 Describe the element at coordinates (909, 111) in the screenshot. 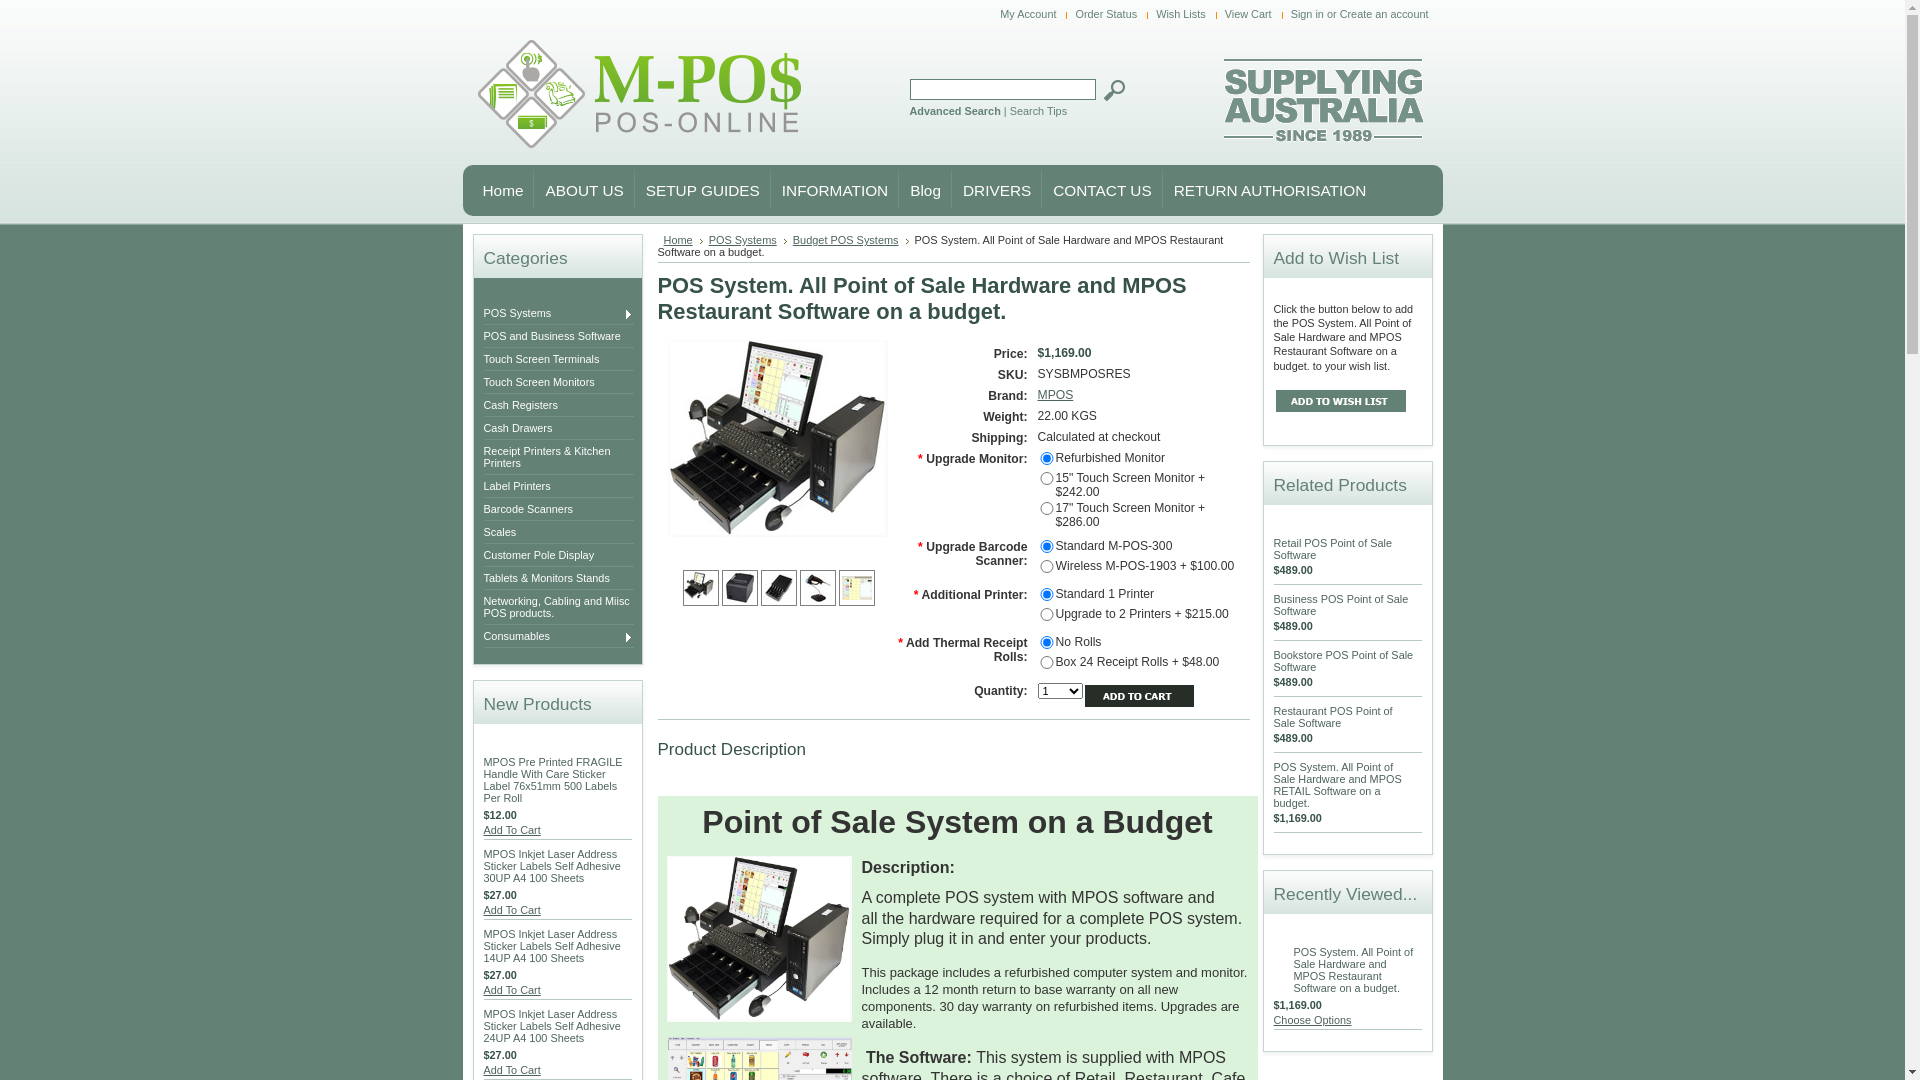

I see `'Advanced Search'` at that location.